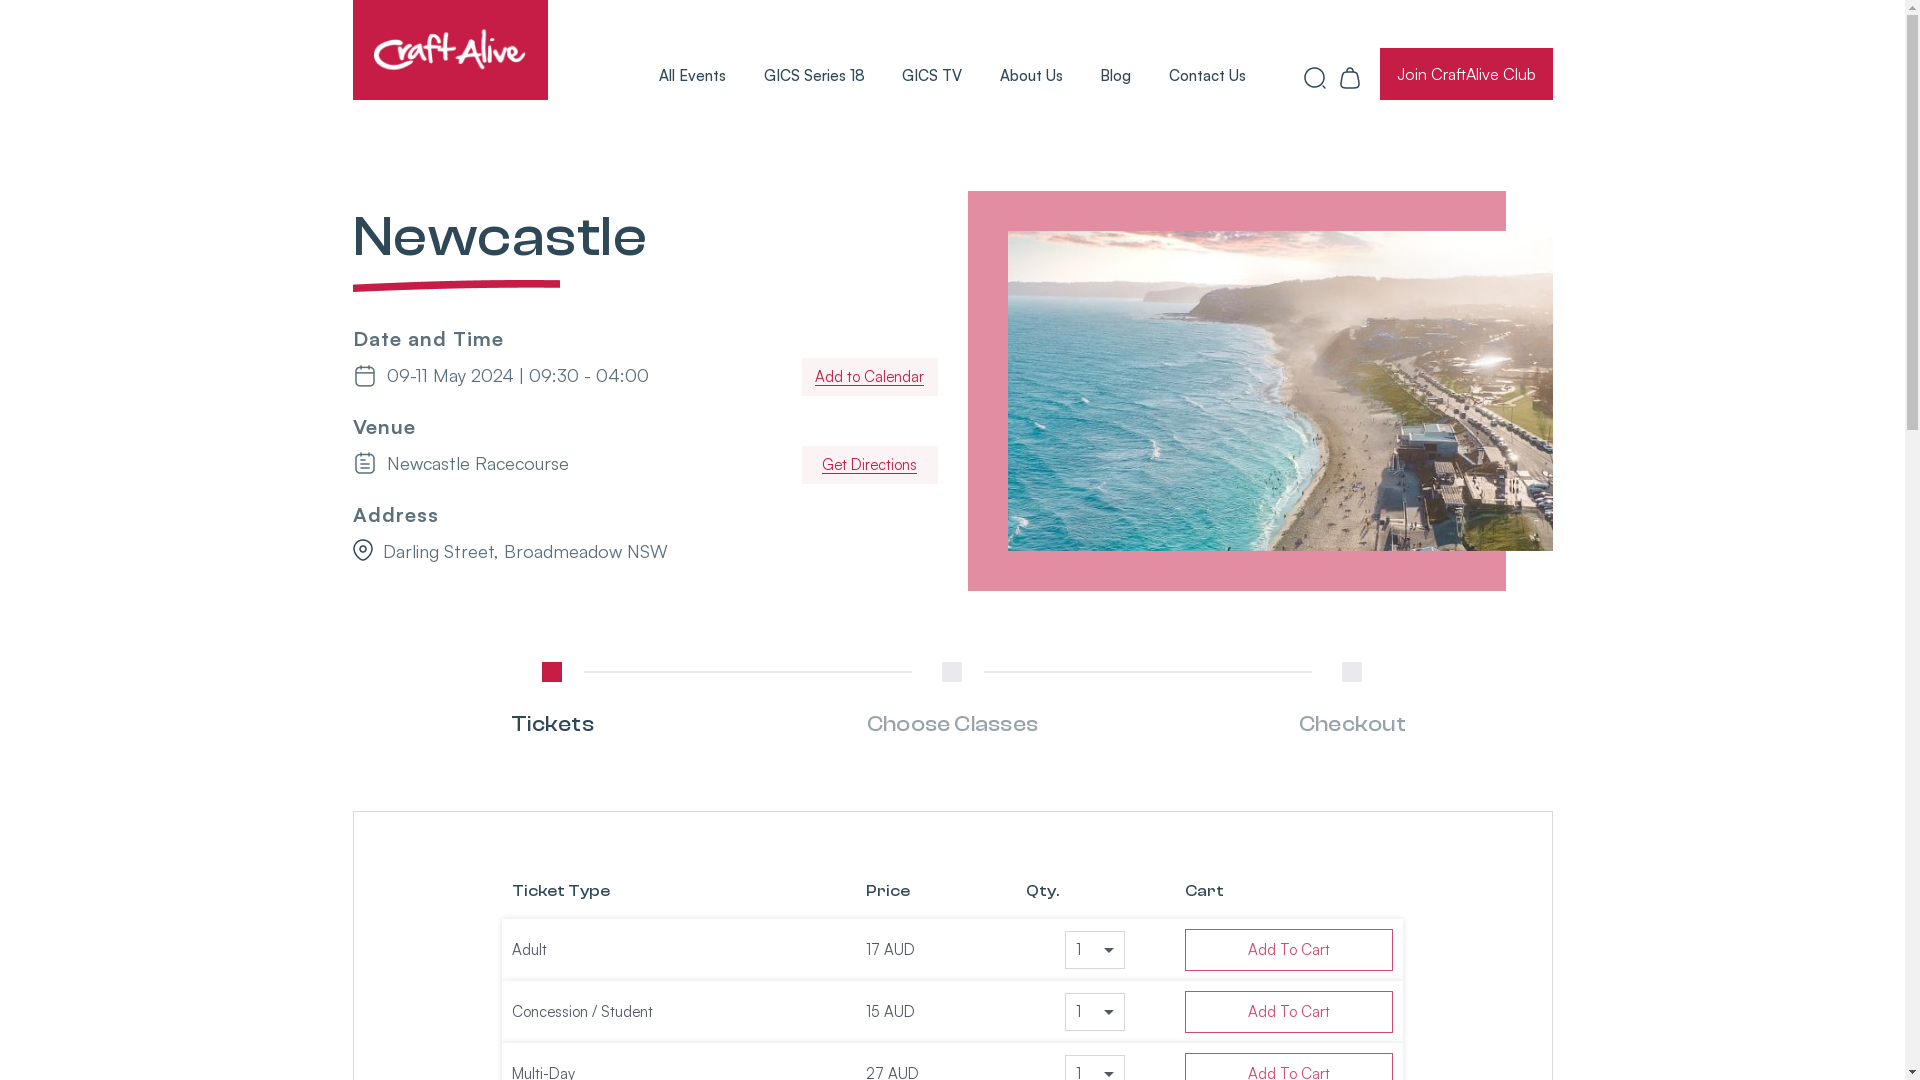  I want to click on 'About Us', so click(985, 75).